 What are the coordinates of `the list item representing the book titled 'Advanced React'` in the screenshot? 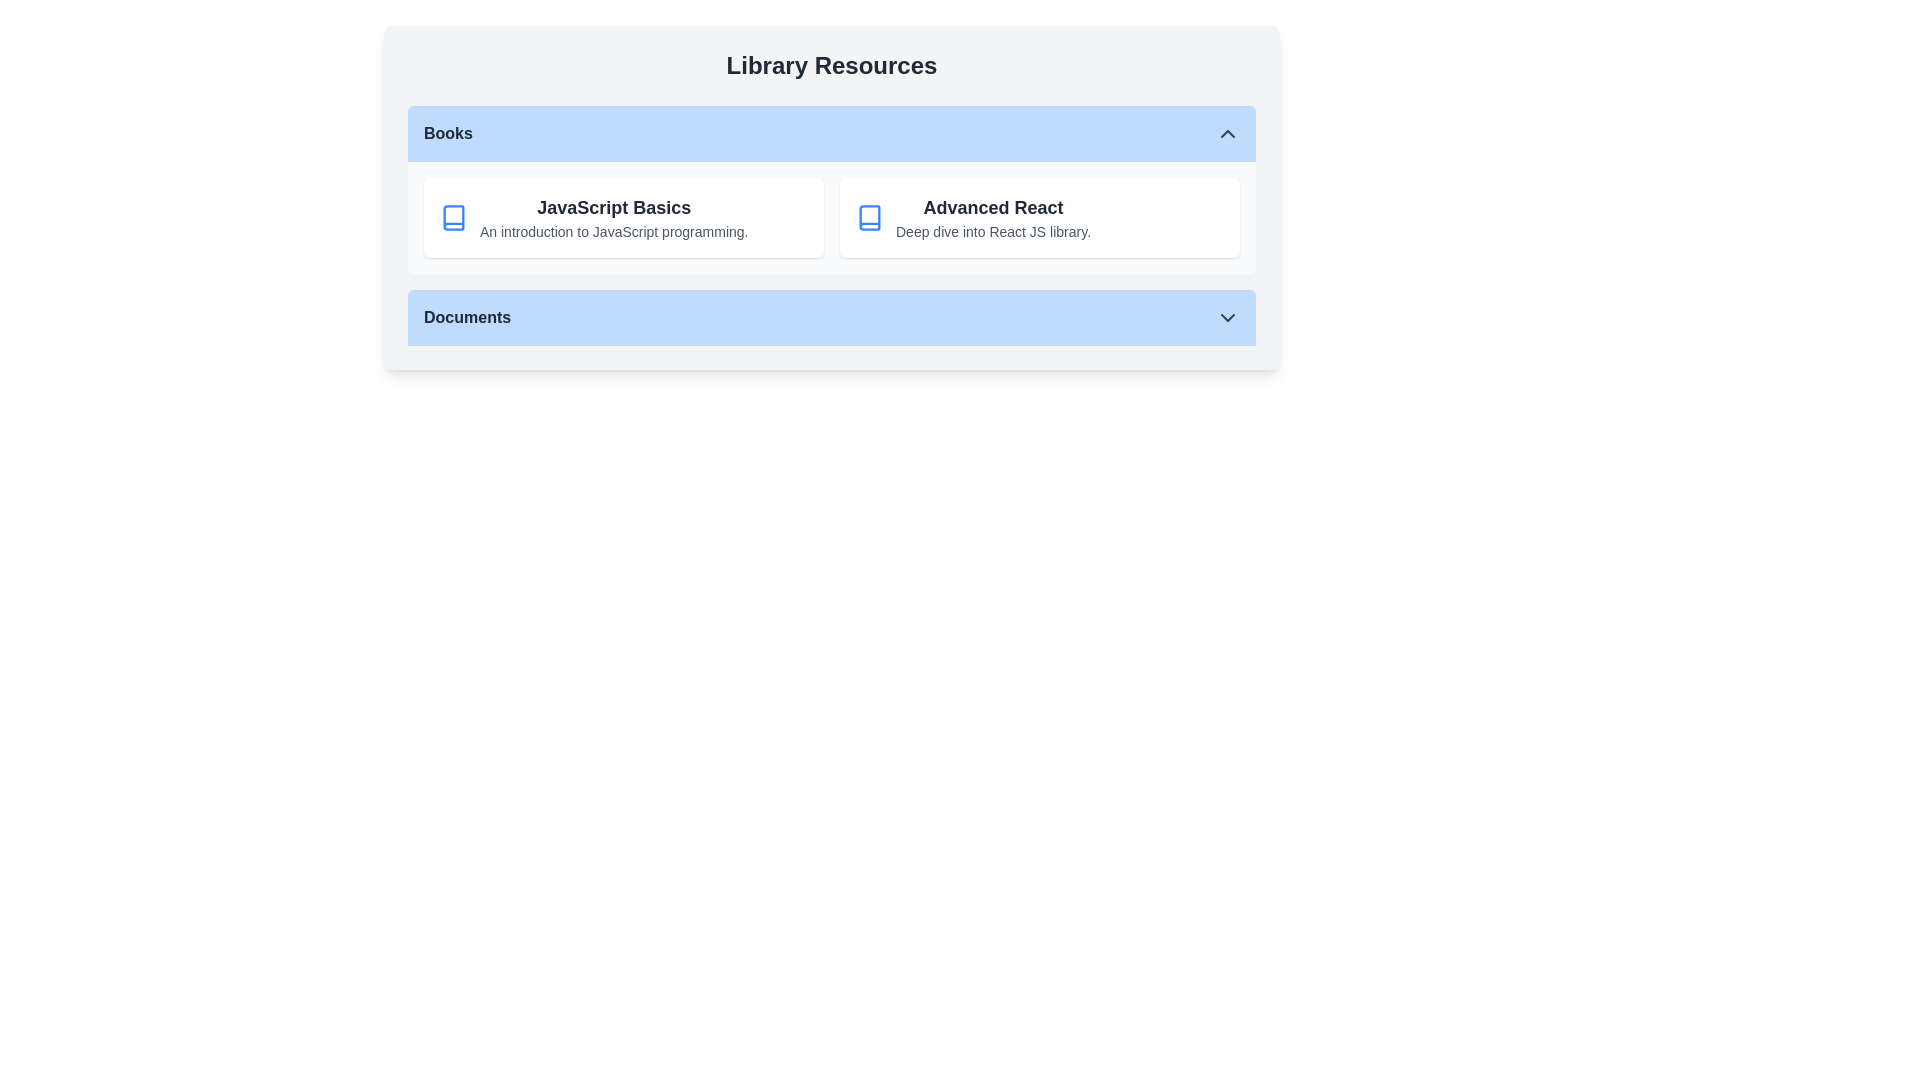 It's located at (1040, 218).